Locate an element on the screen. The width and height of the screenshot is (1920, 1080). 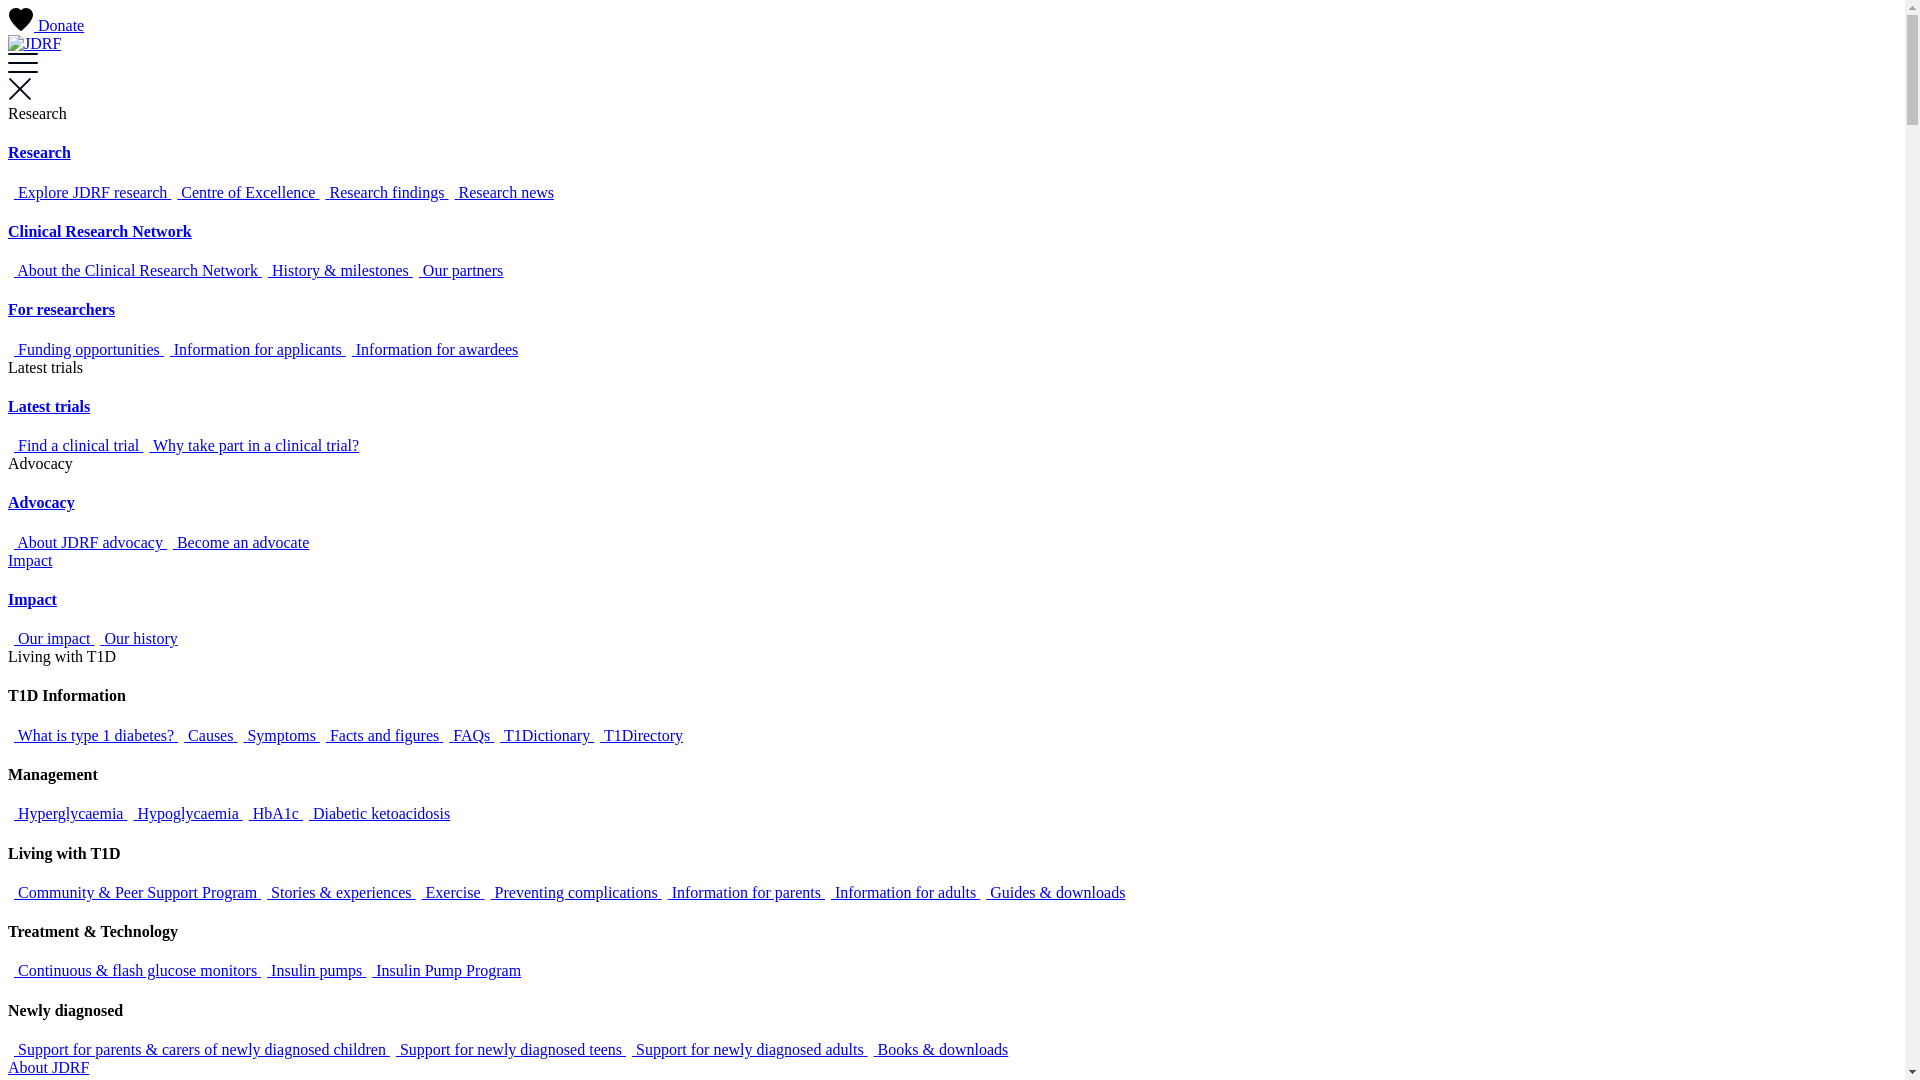
'Become an advocate' is located at coordinates (238, 542).